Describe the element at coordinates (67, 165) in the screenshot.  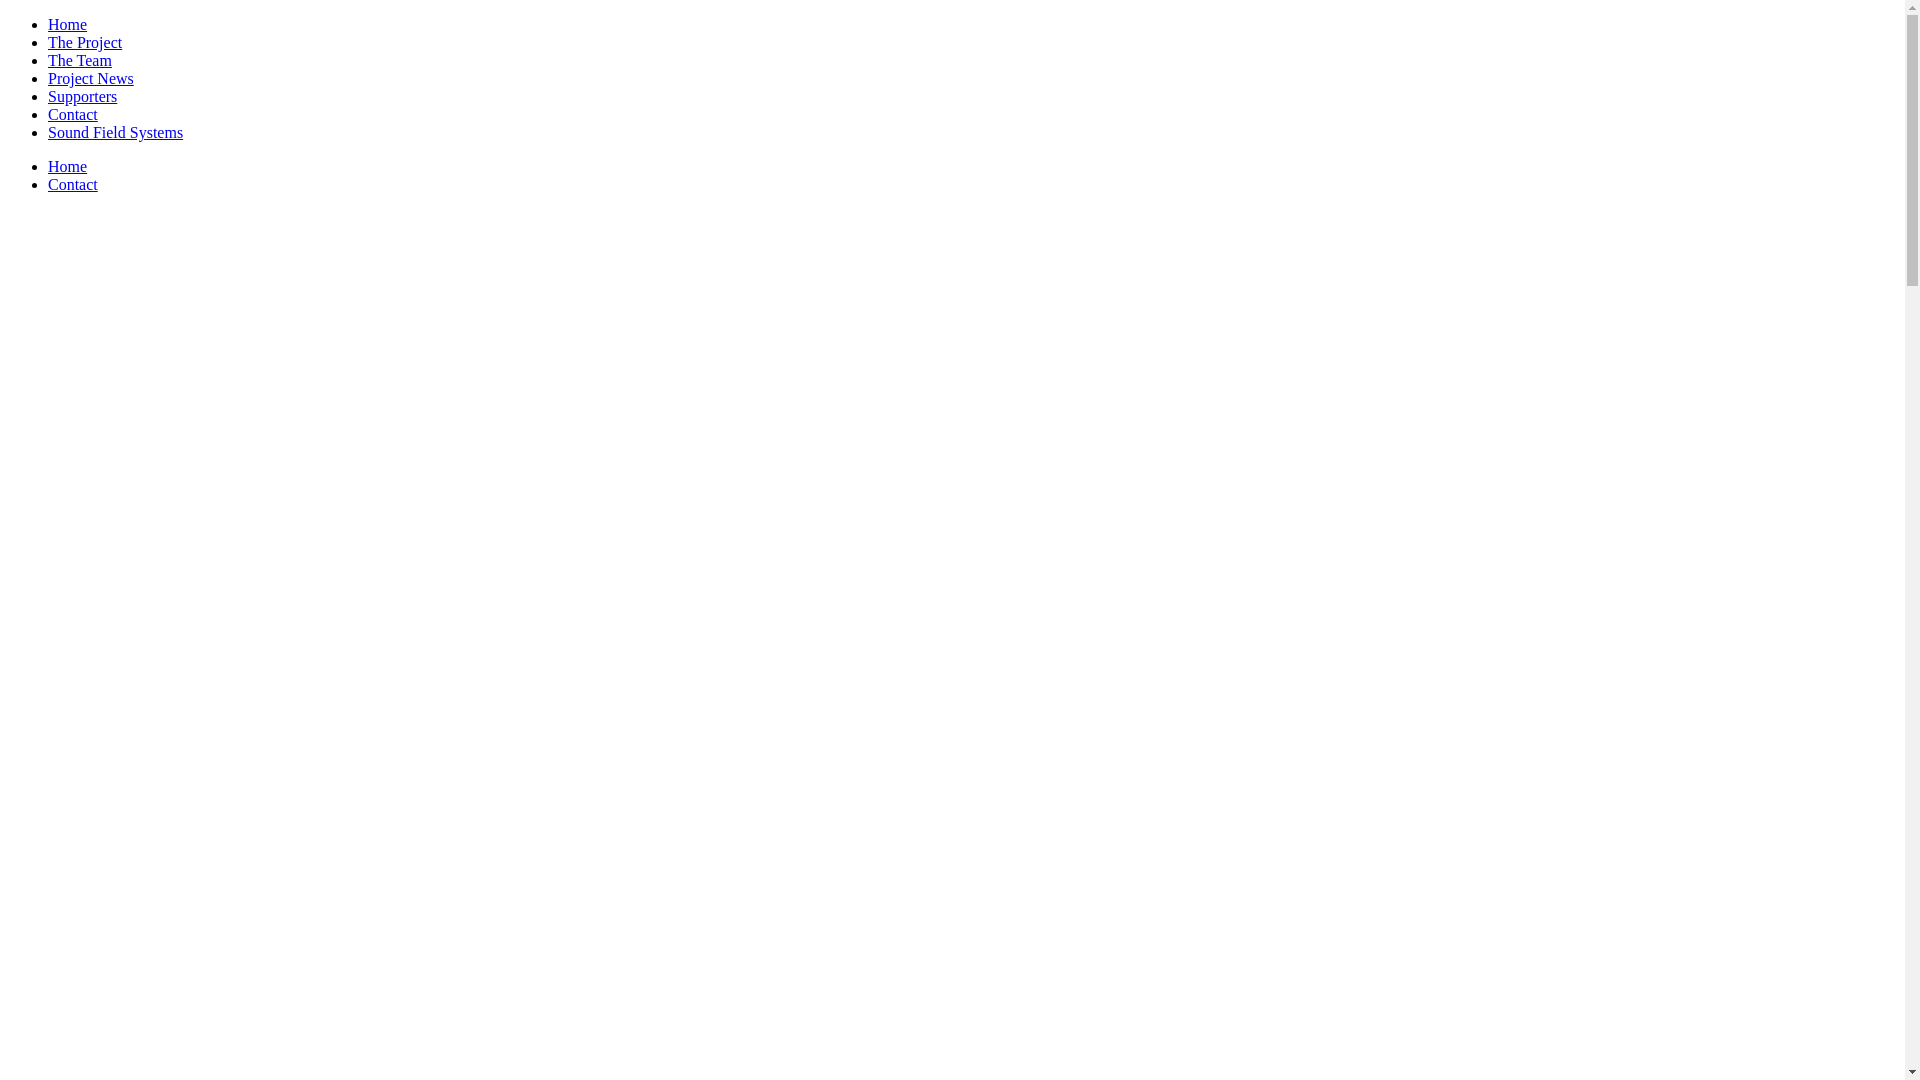
I see `'Home'` at that location.